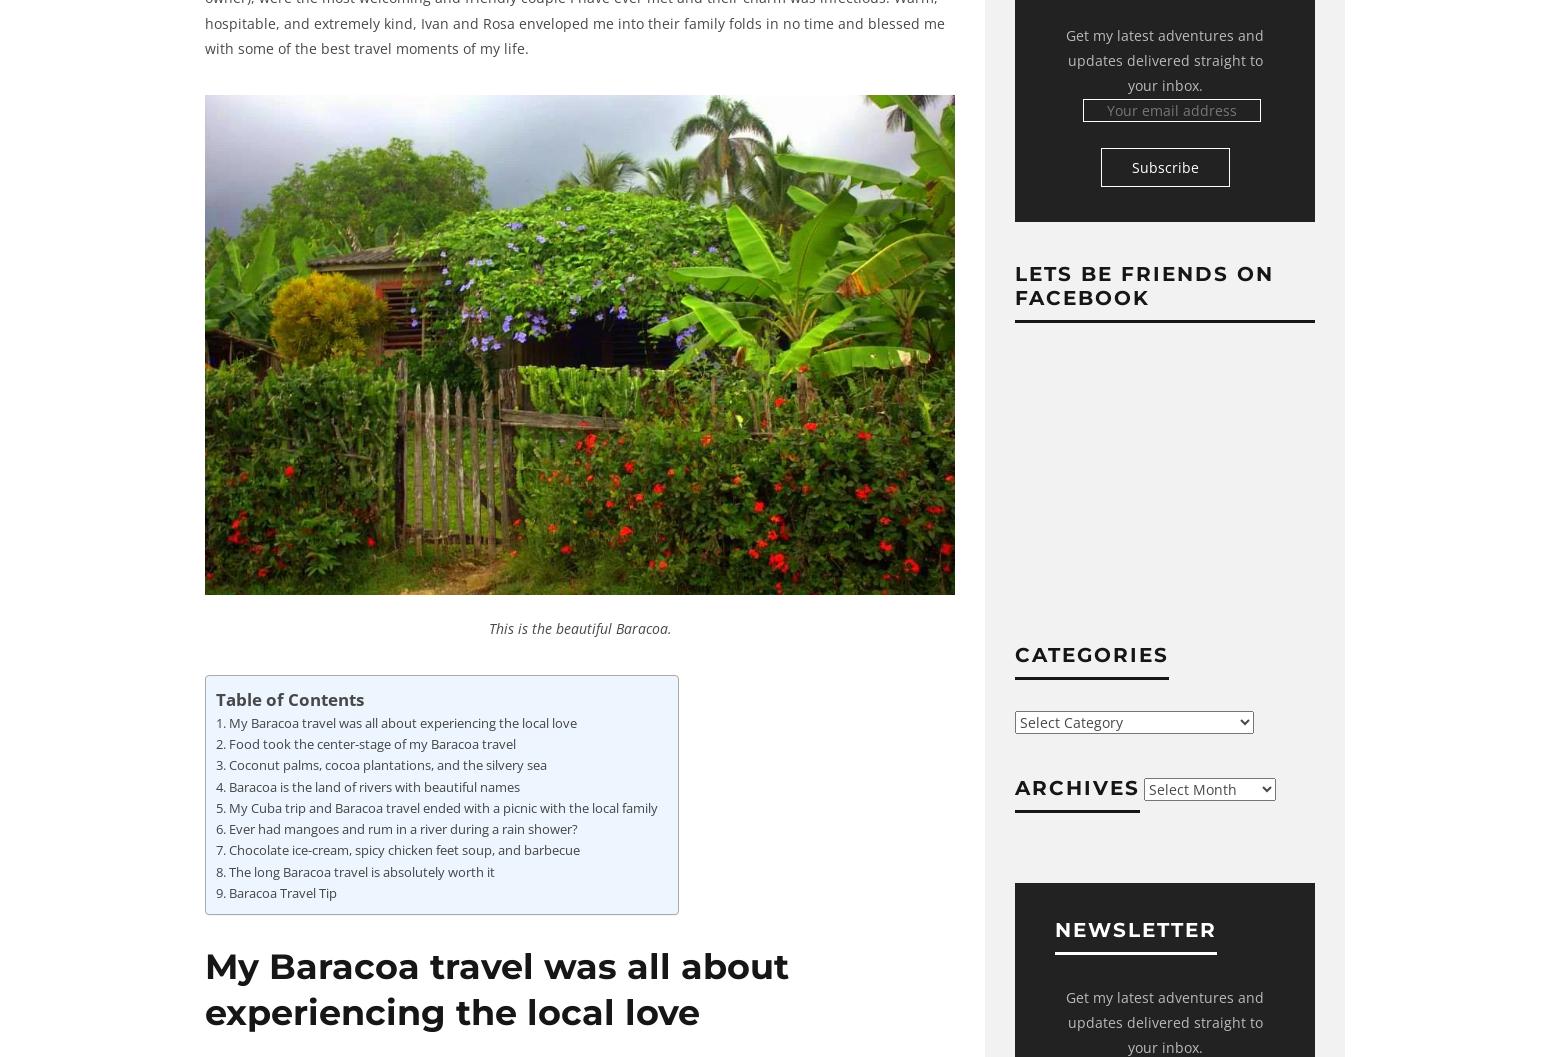 The width and height of the screenshot is (1568, 1057). Describe the element at coordinates (1136, 928) in the screenshot. I see `'Newsletter'` at that location.